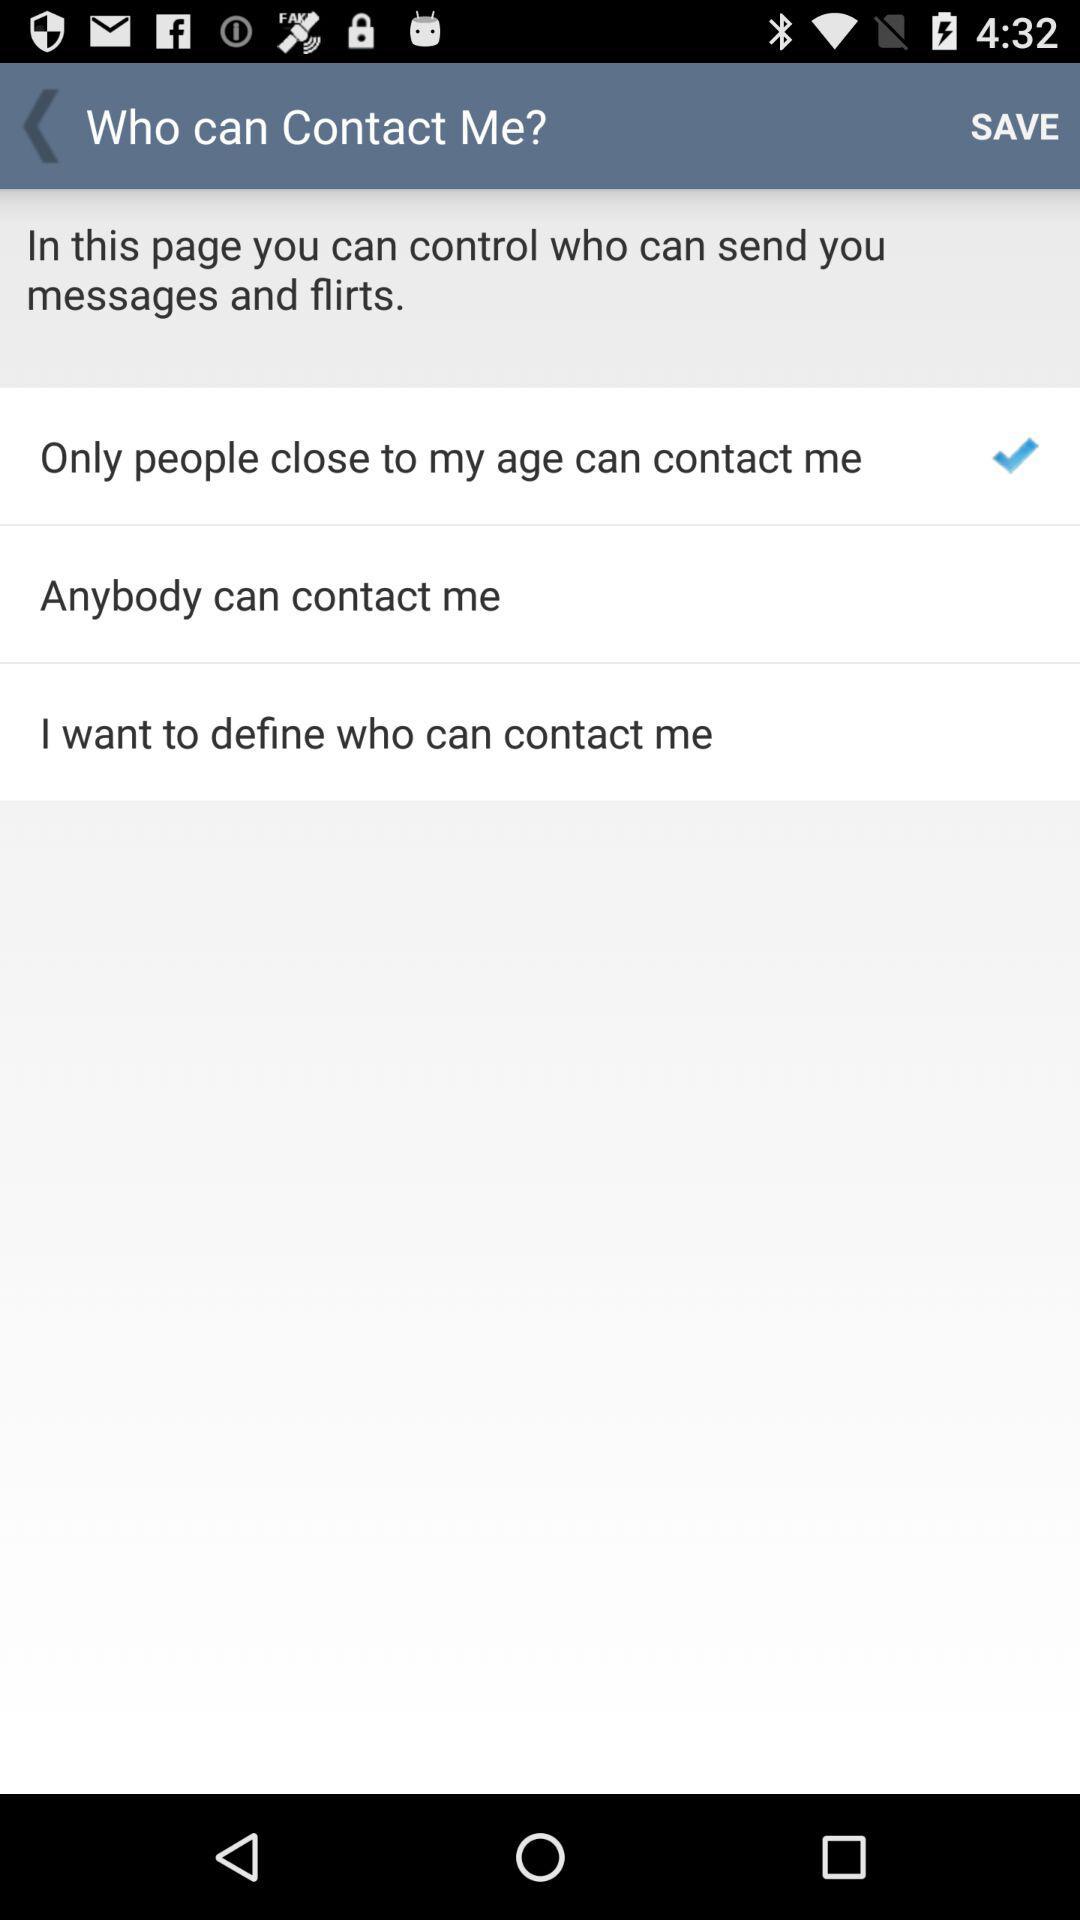  I want to click on i want to item, so click(489, 731).